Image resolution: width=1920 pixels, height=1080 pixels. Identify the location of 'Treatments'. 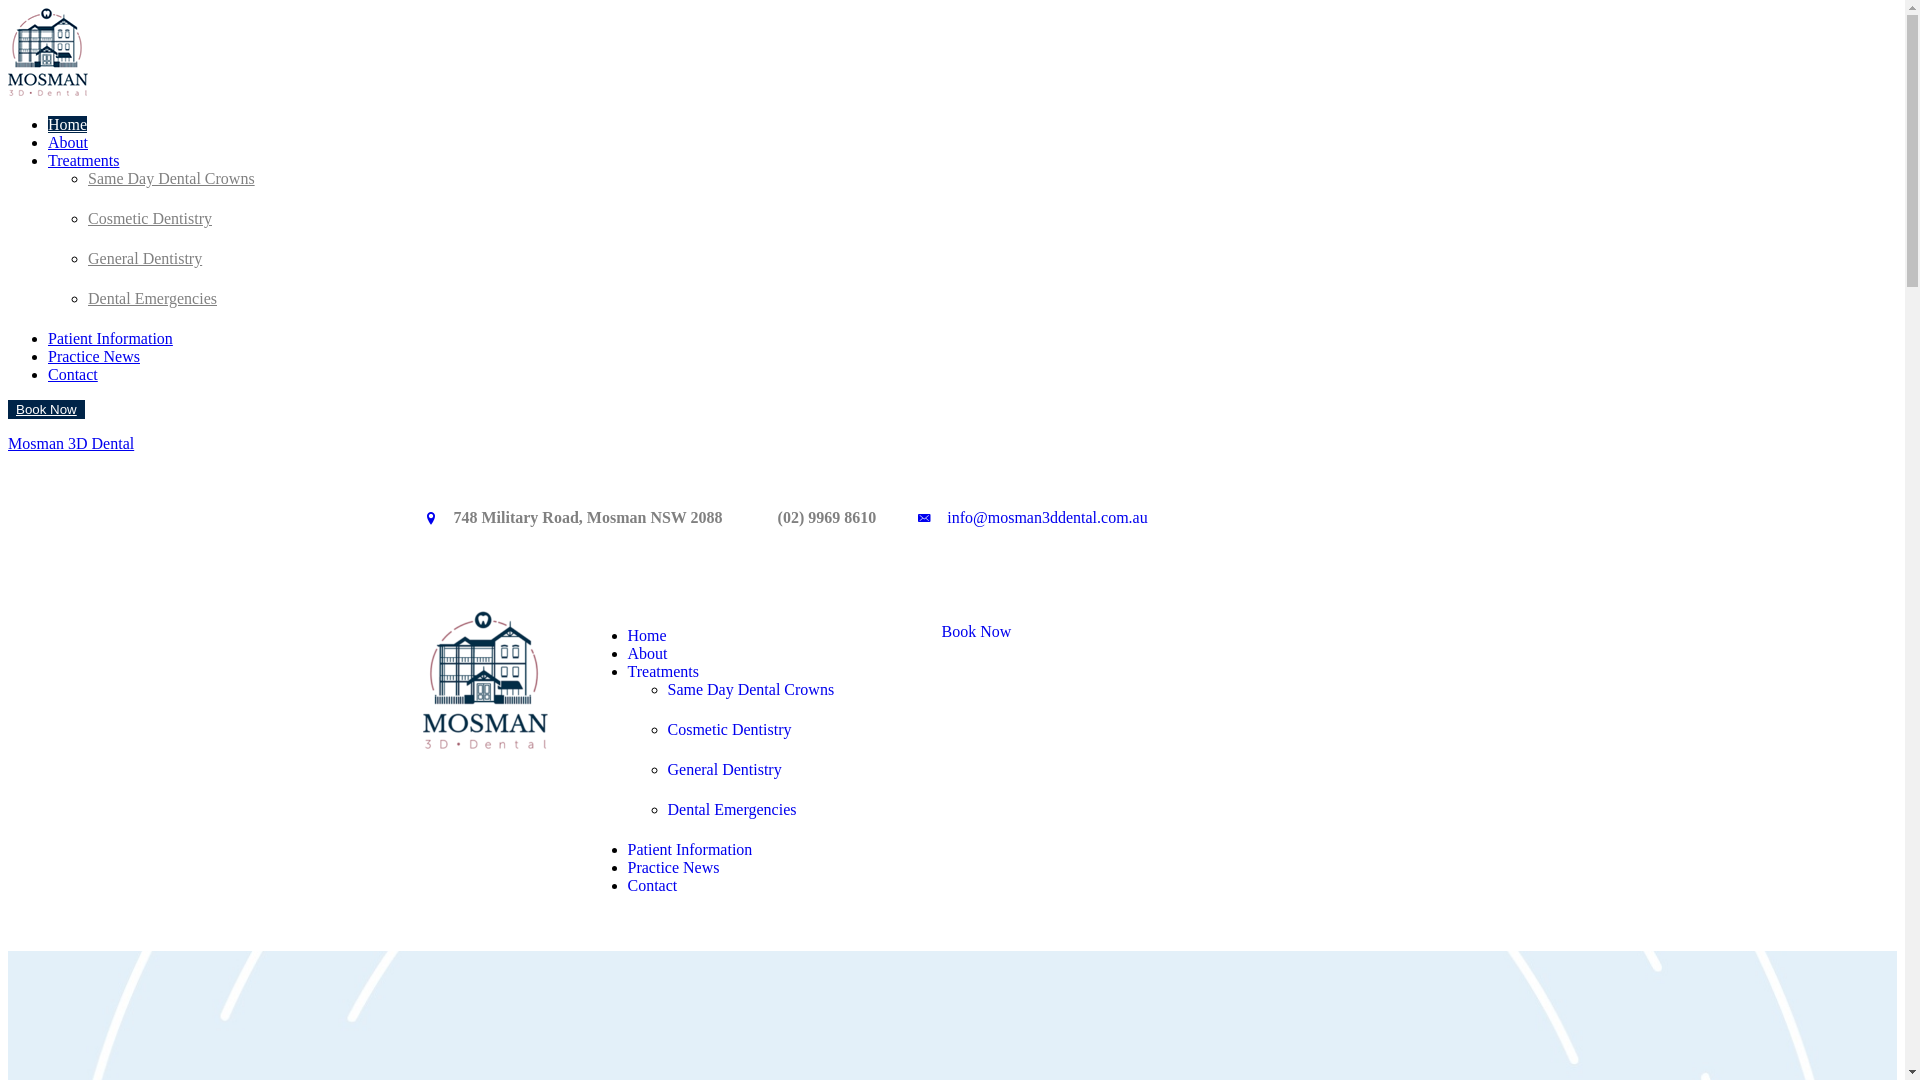
(663, 671).